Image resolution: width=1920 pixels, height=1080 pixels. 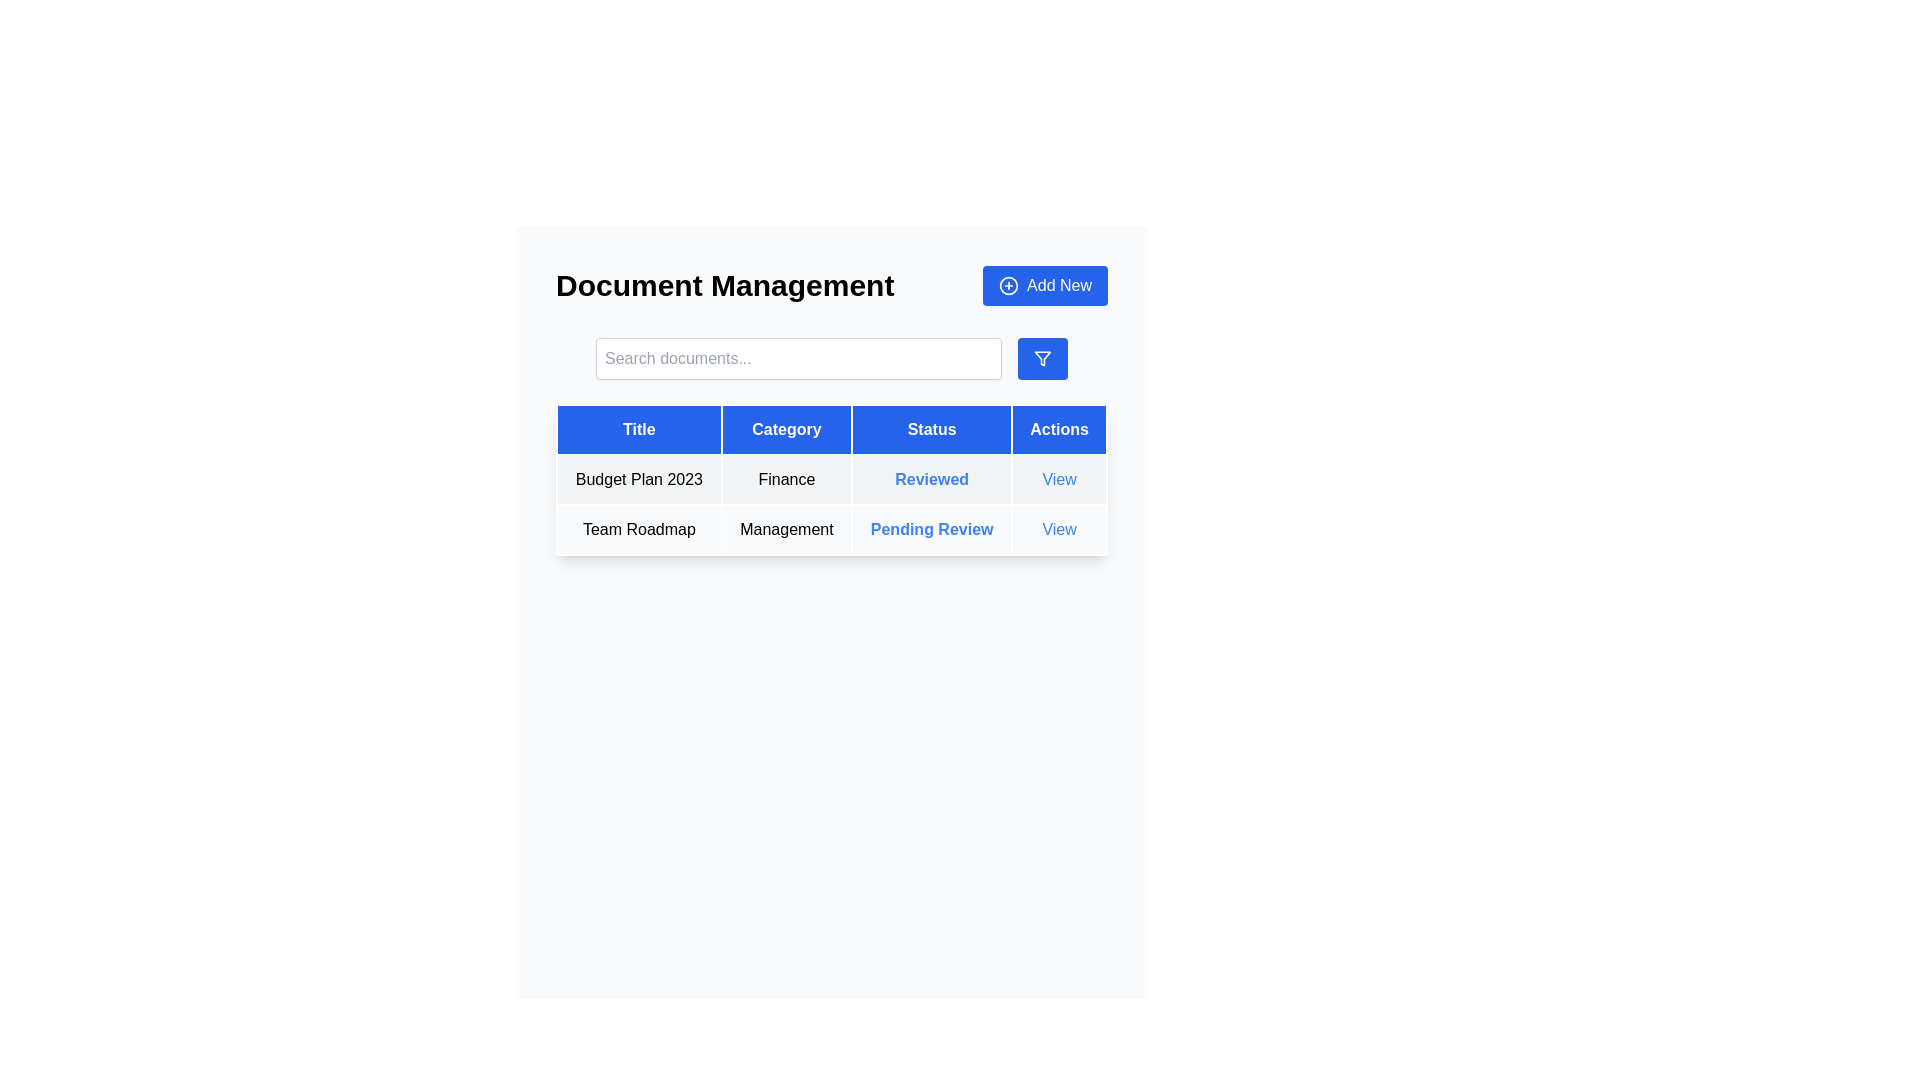 I want to click on the 'Category' table header, which is a rectangular button with a blue background and white text, positioned as the second element in the header row of a table, so click(x=786, y=428).